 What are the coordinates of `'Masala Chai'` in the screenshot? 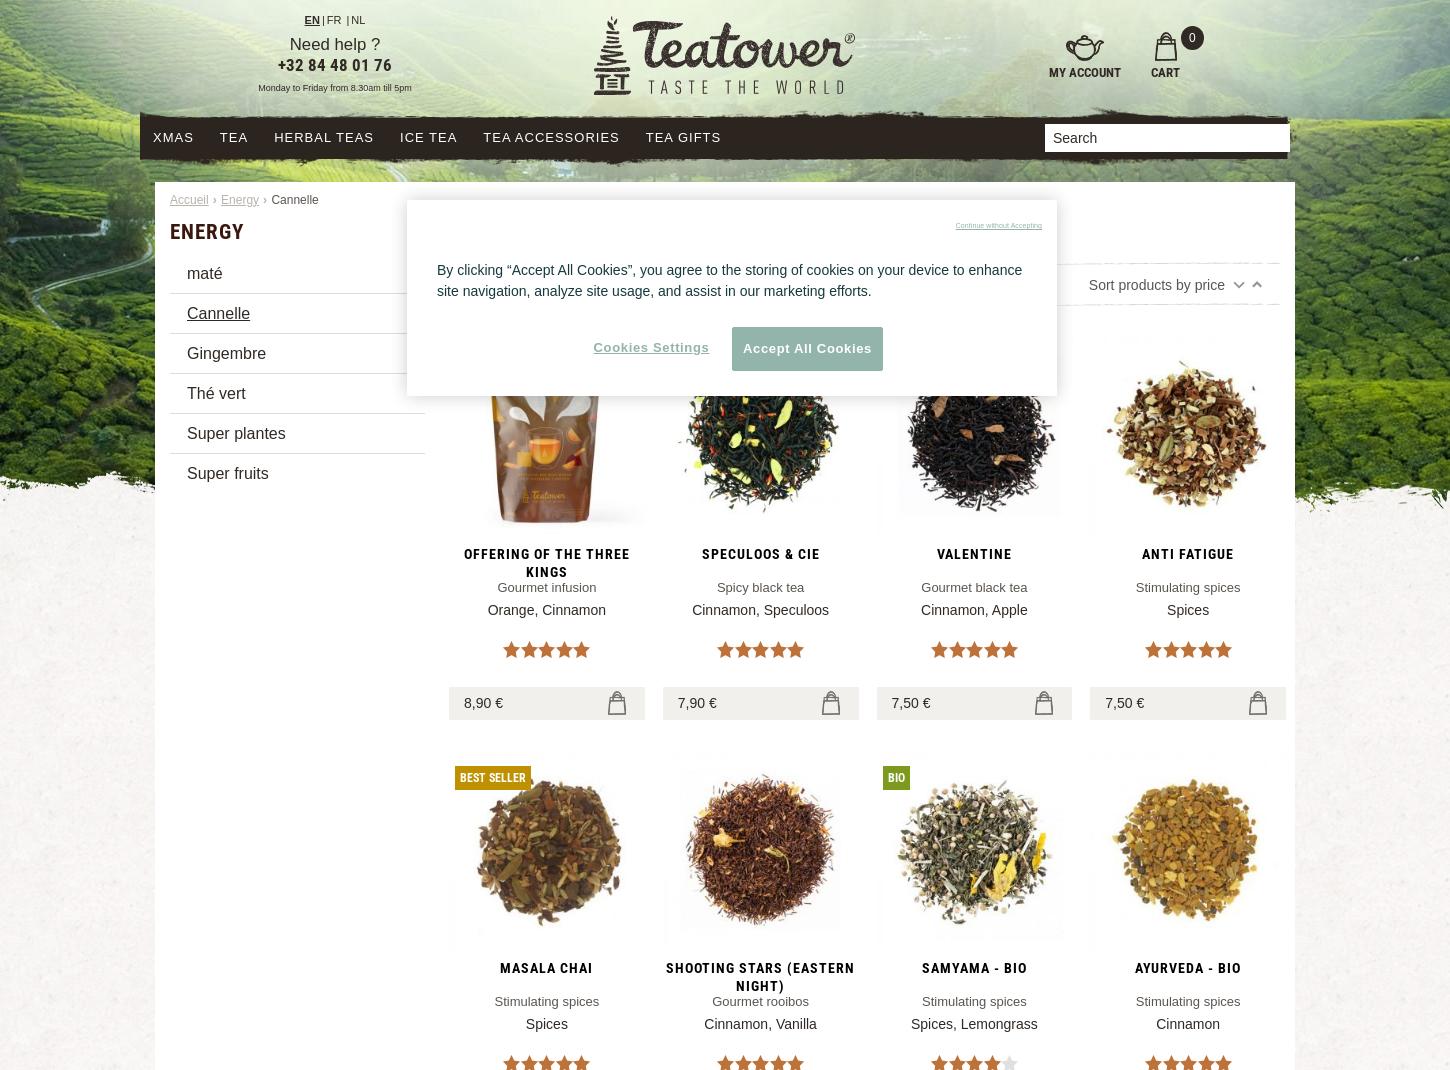 It's located at (546, 965).